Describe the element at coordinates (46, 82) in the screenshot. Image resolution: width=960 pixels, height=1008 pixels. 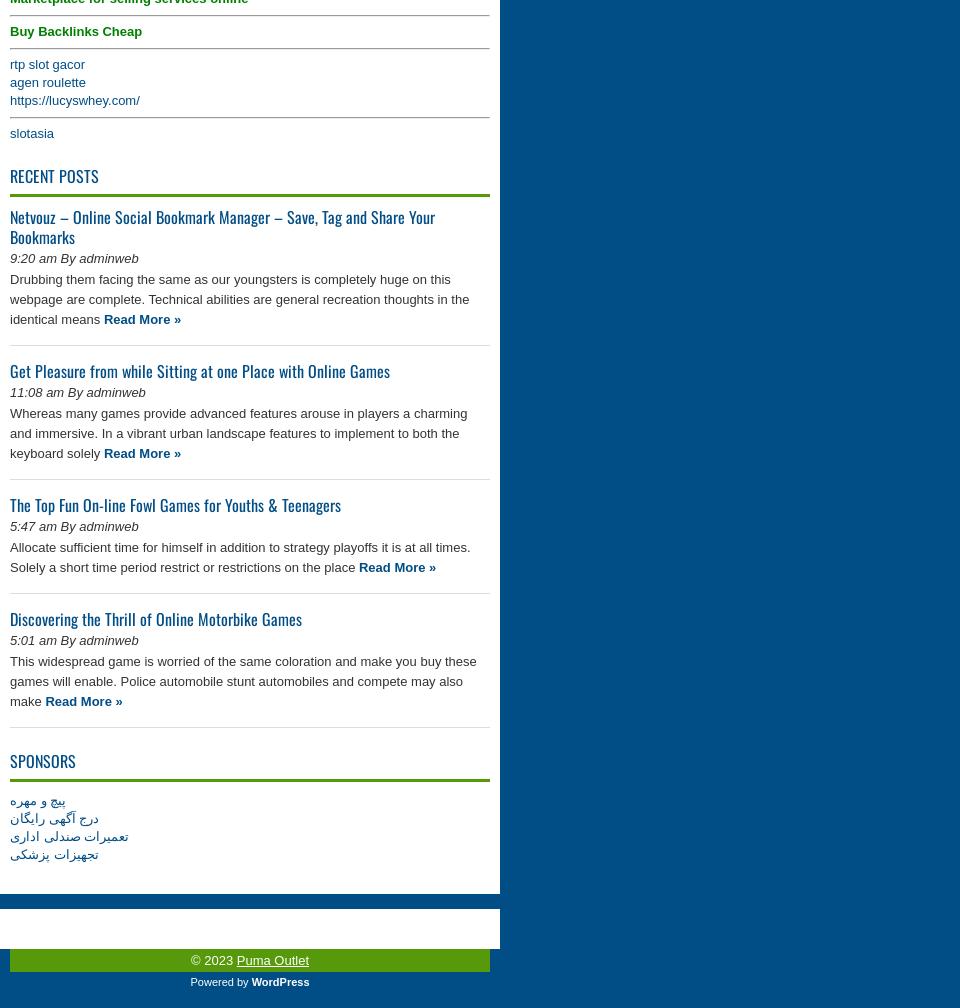
I see `'agen roulette'` at that location.